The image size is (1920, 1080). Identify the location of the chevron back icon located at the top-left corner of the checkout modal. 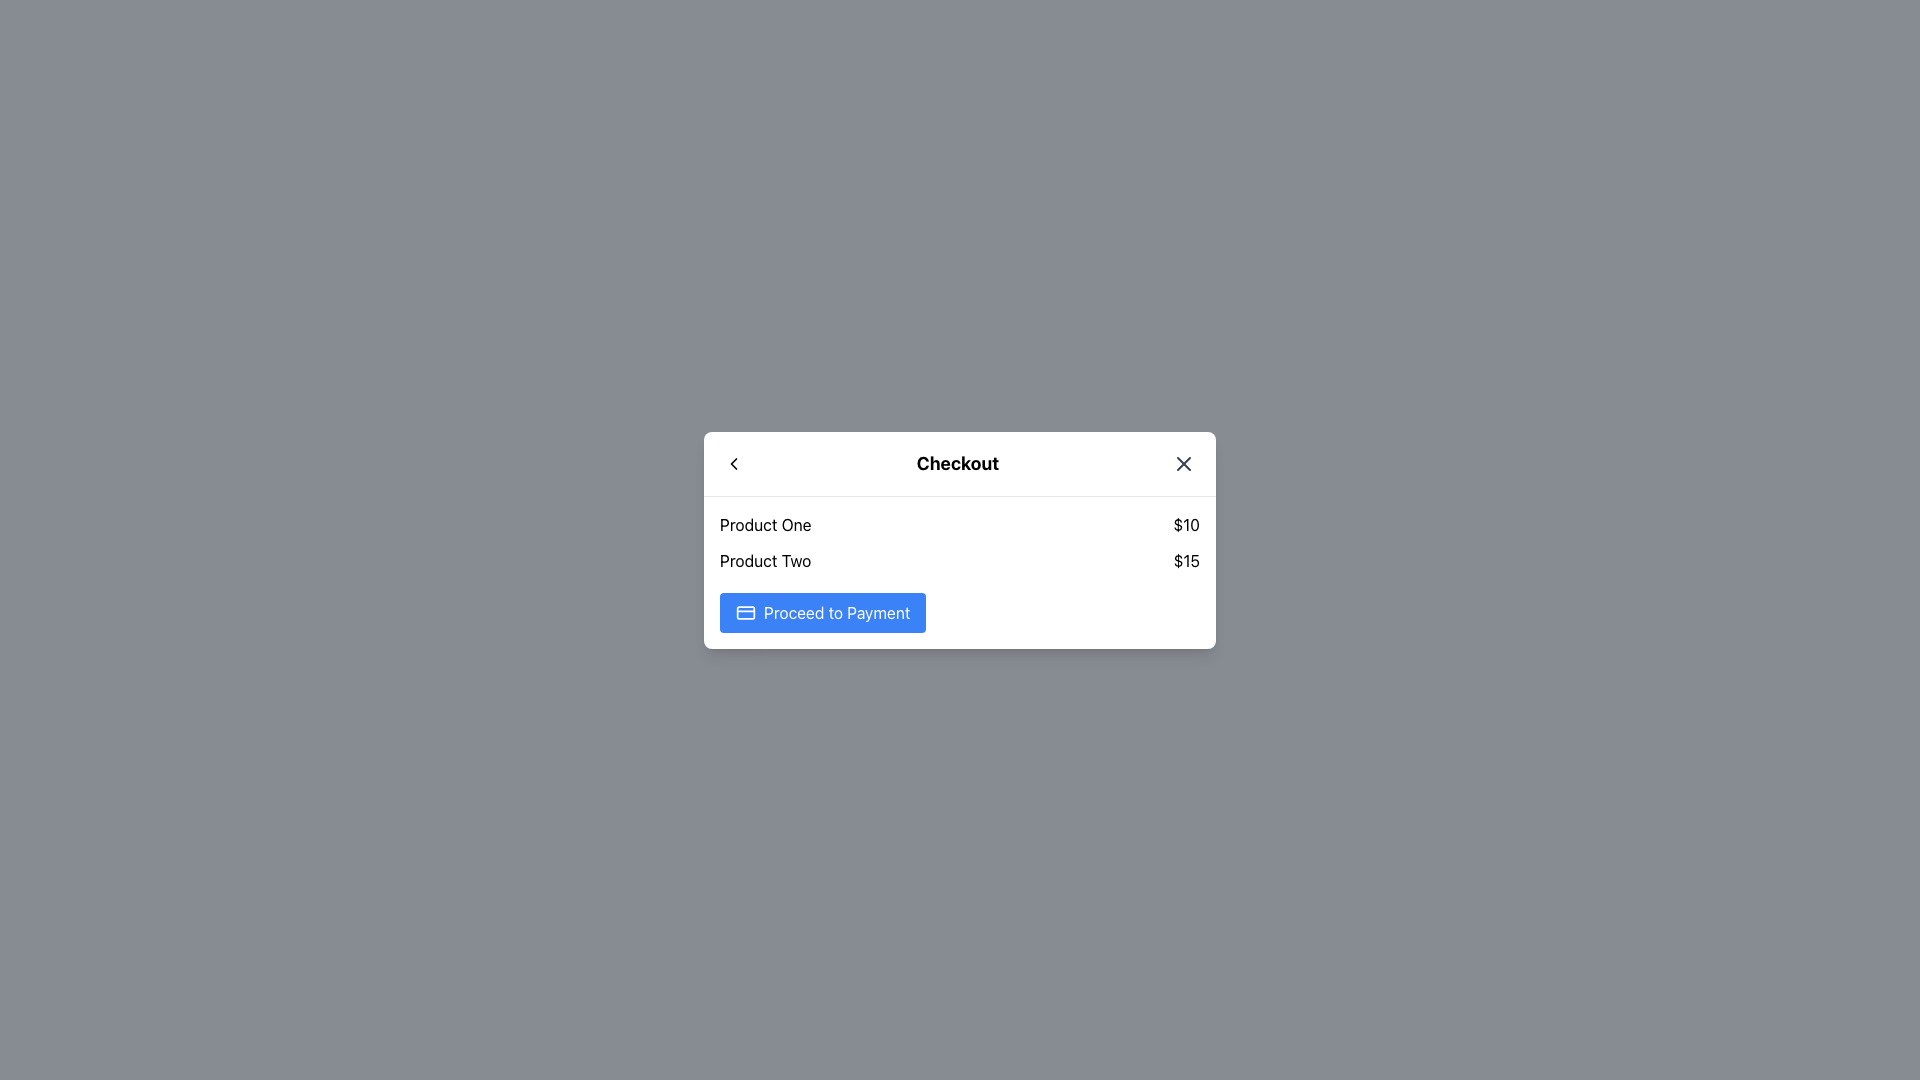
(733, 463).